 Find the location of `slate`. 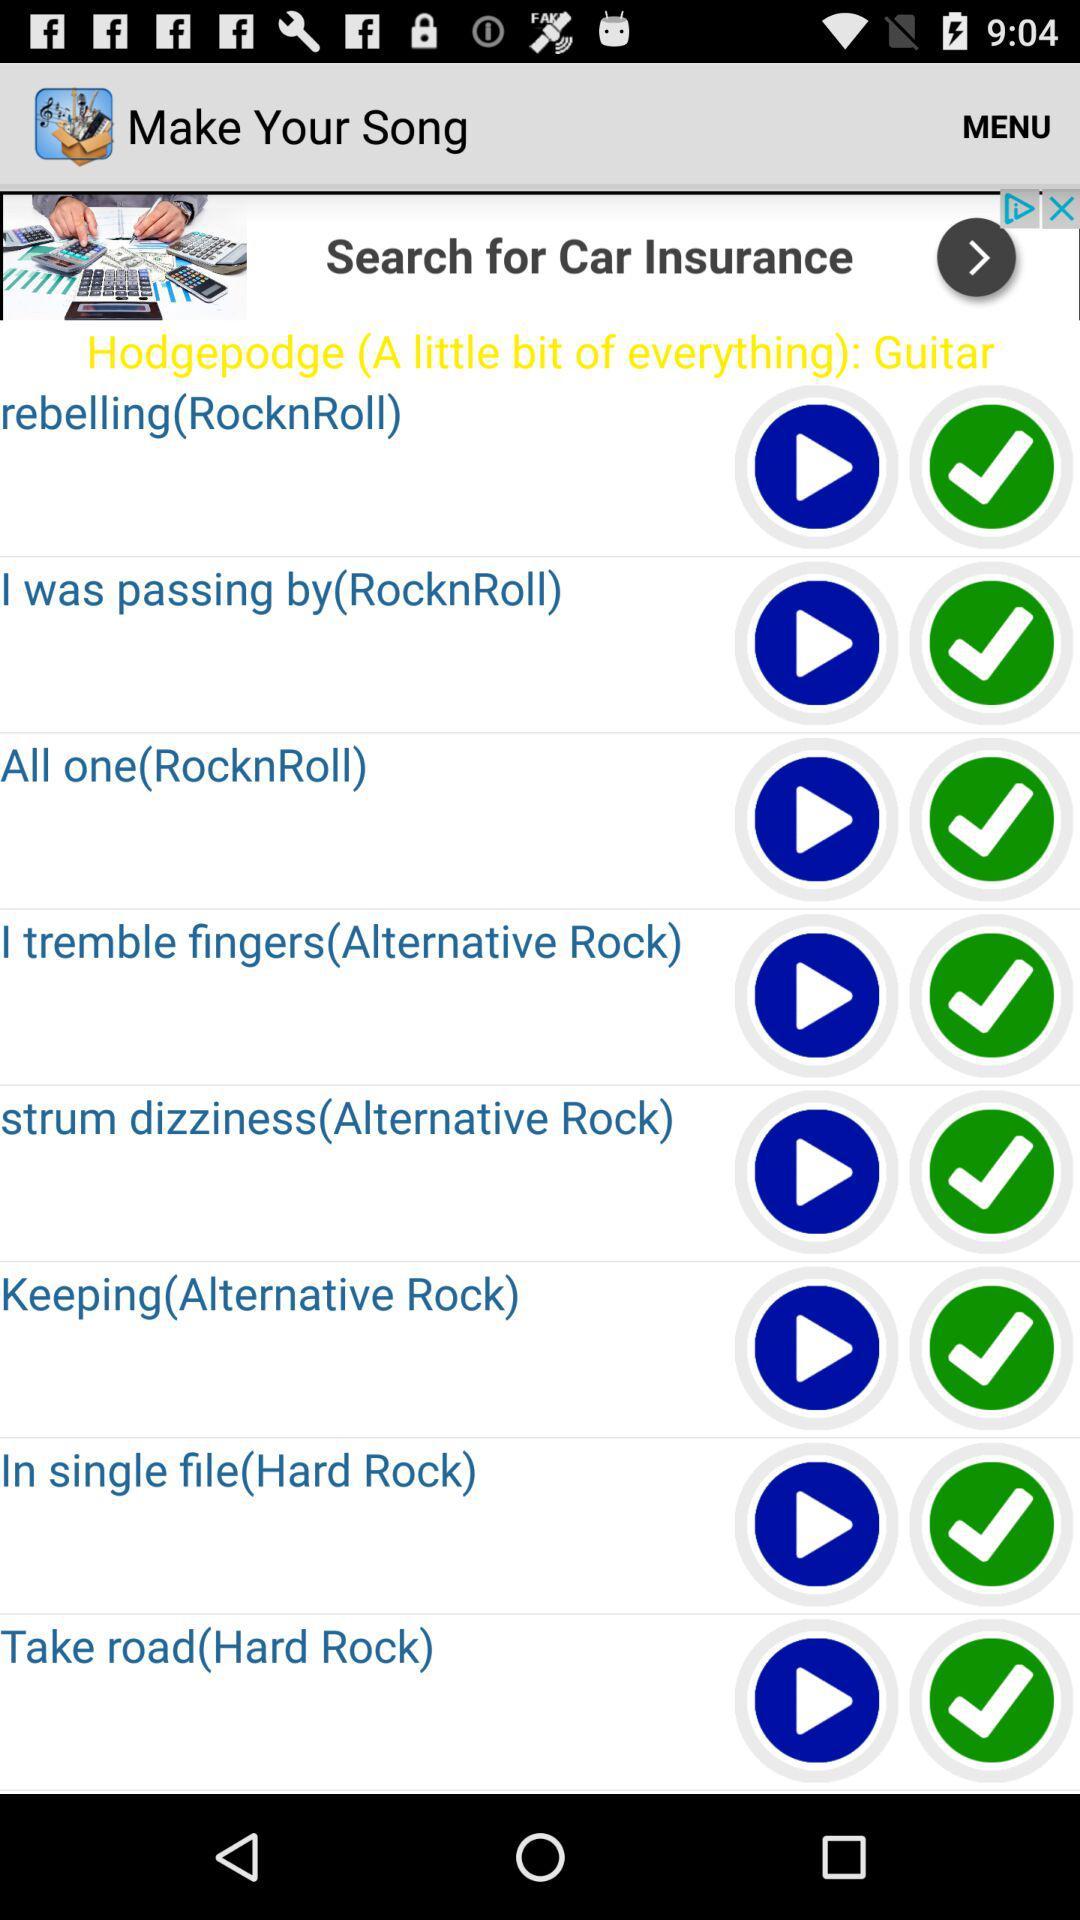

slate is located at coordinates (992, 997).